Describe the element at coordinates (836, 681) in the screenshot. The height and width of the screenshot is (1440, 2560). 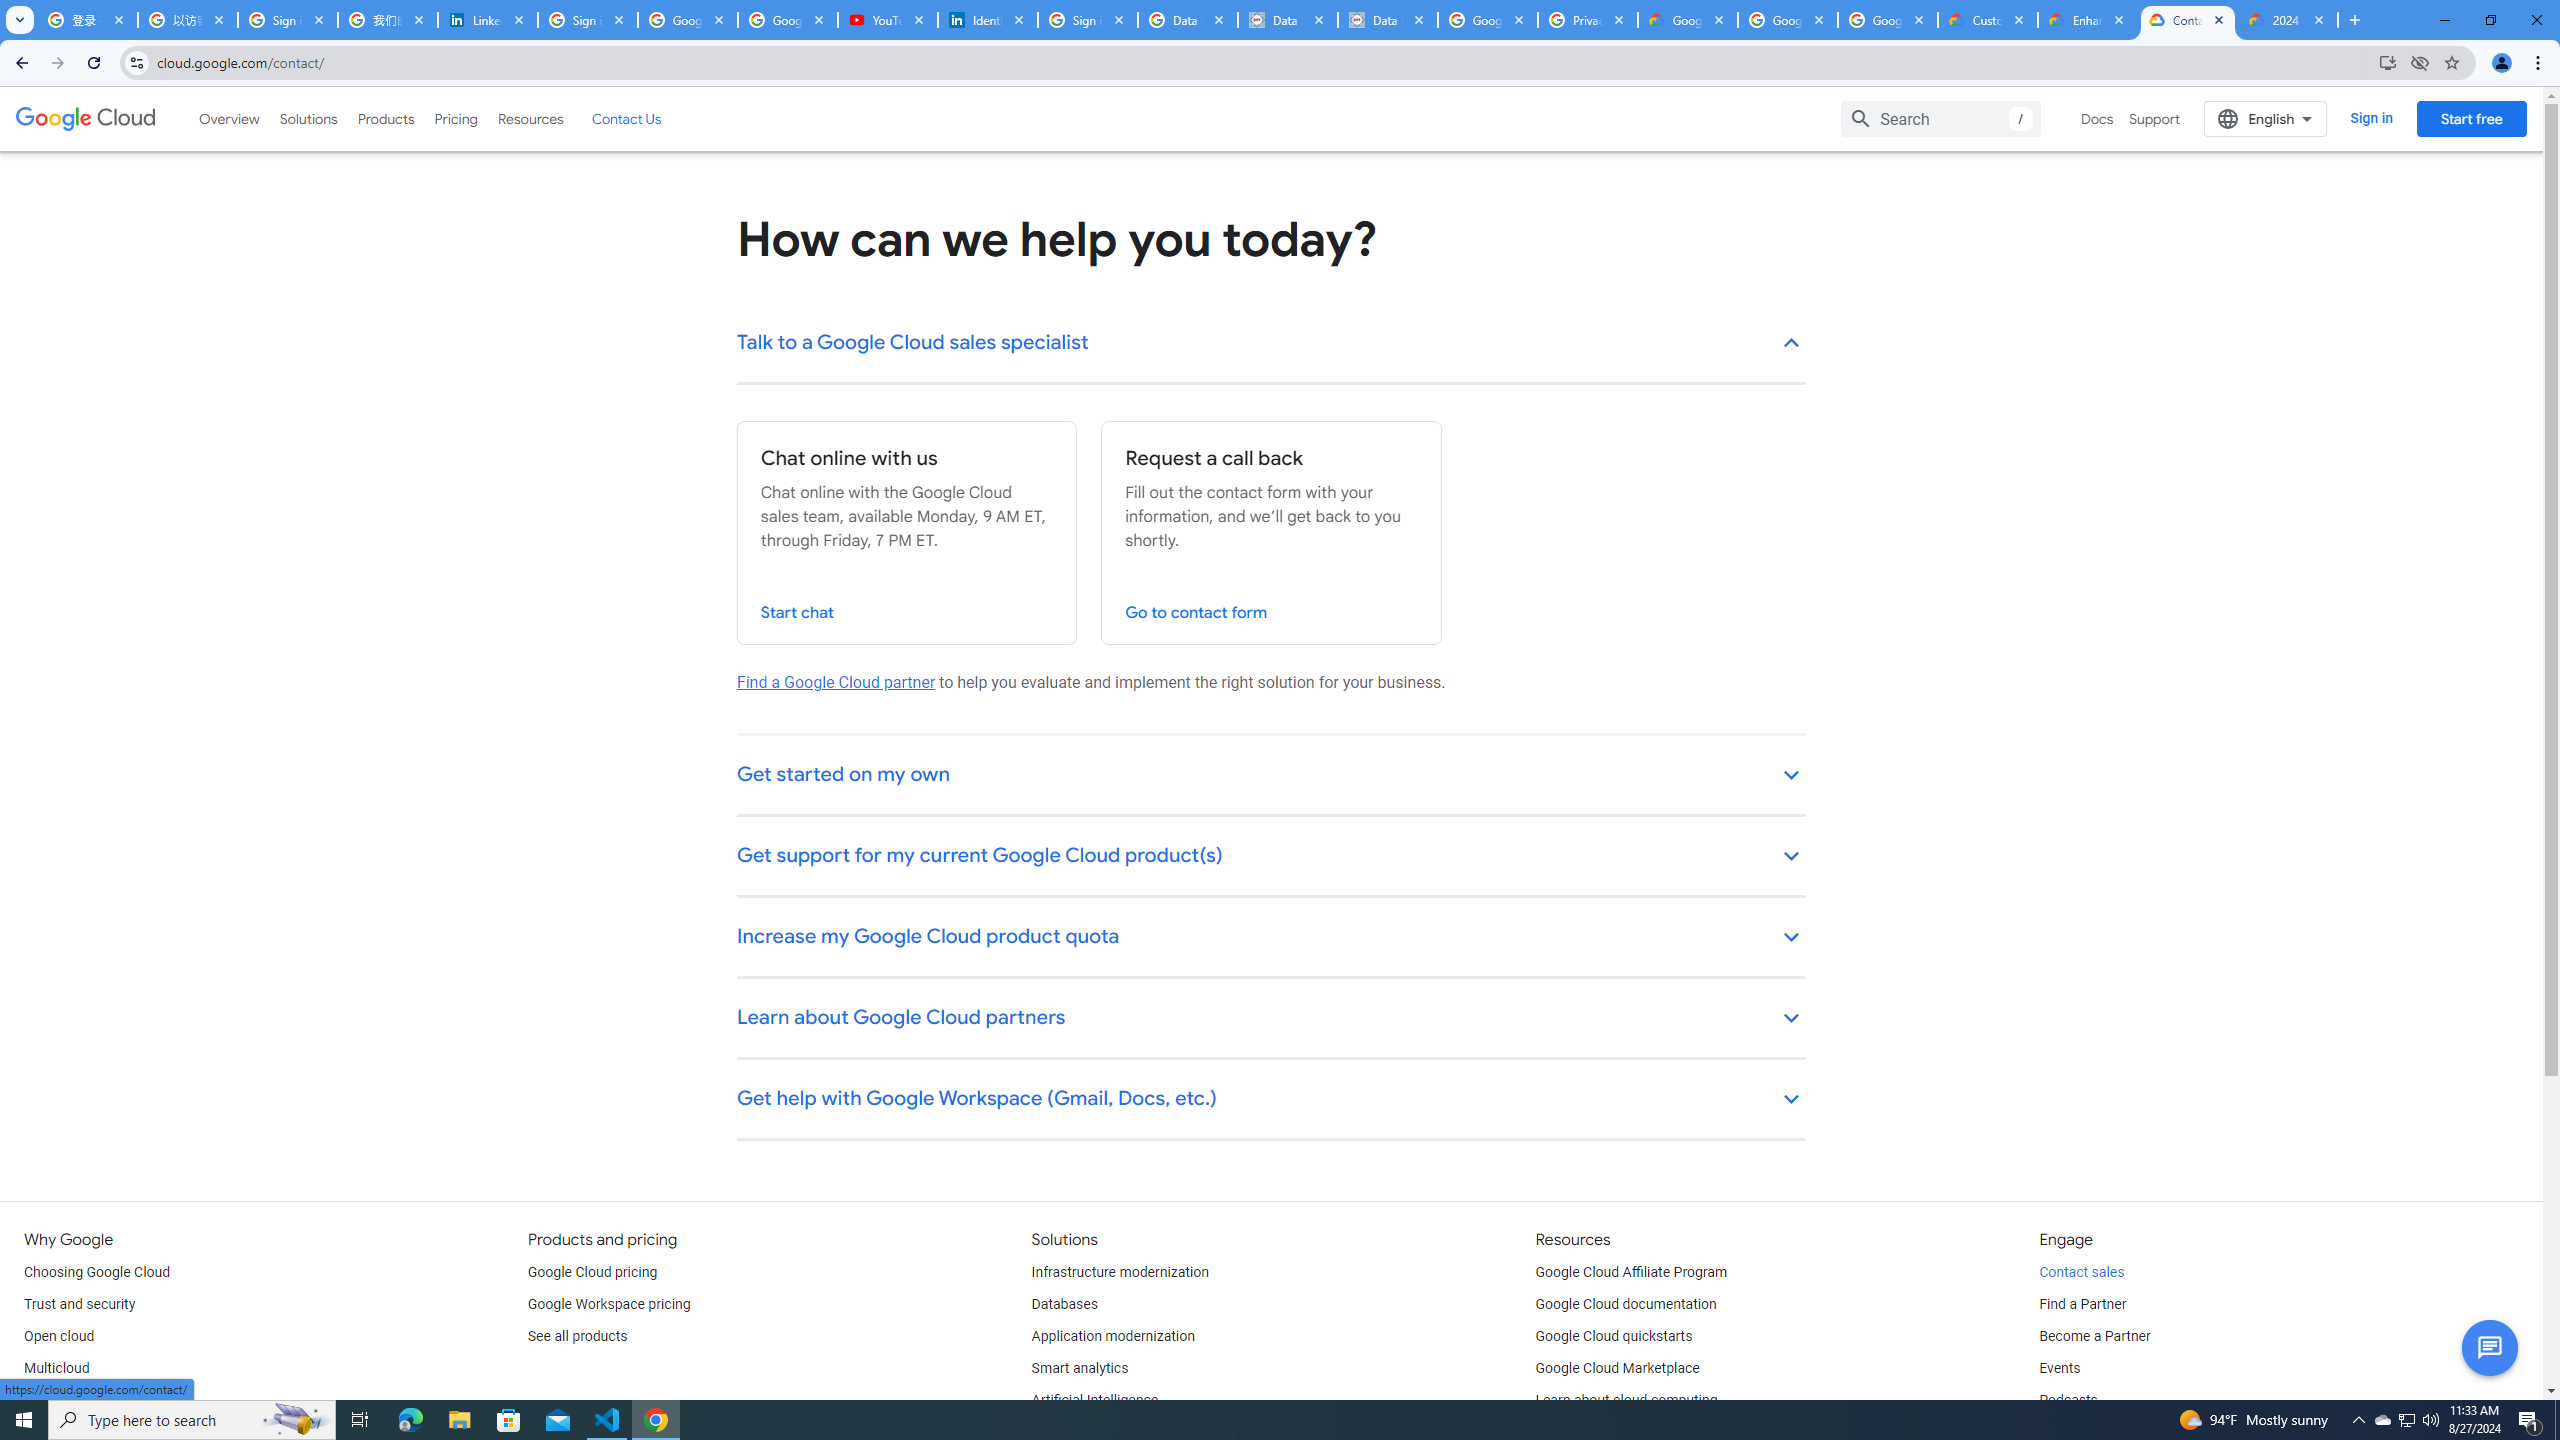
I see `'Find a Google Cloud partner'` at that location.